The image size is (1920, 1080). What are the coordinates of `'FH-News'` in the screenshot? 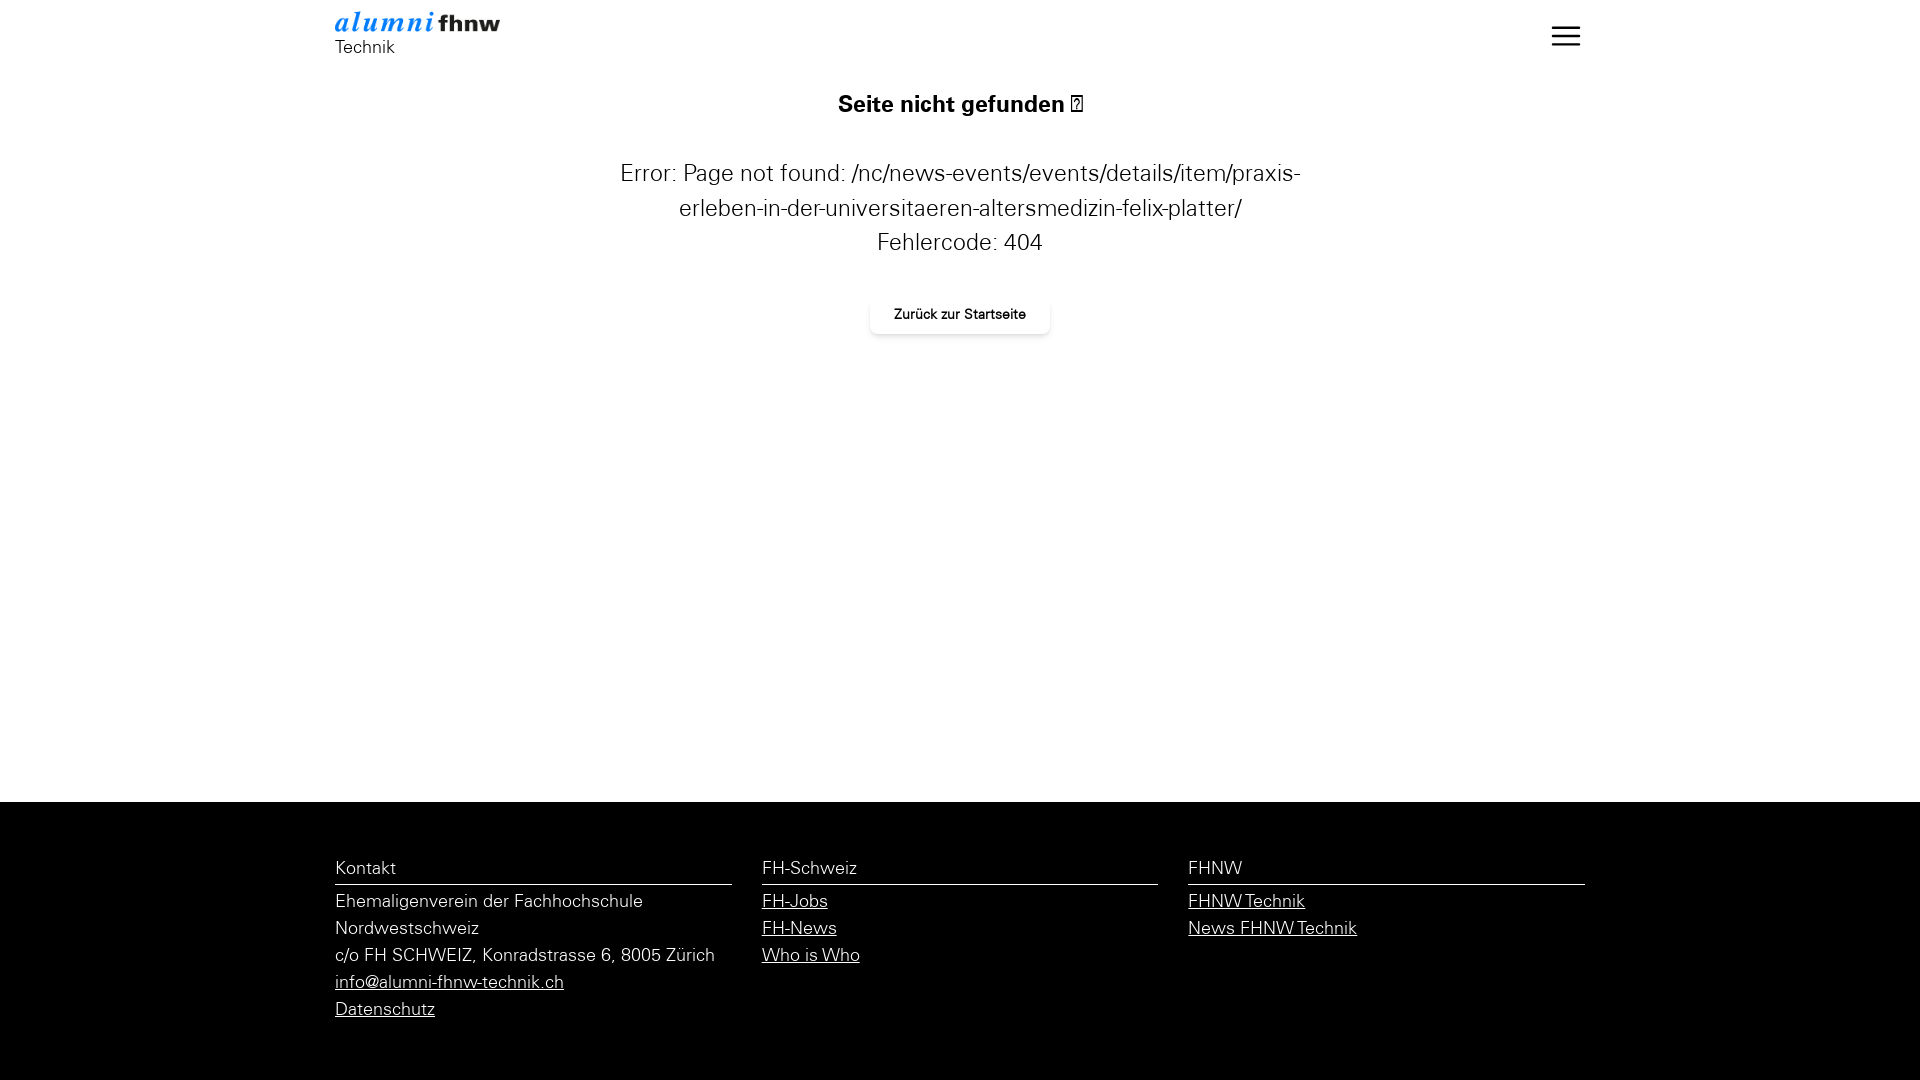 It's located at (761, 929).